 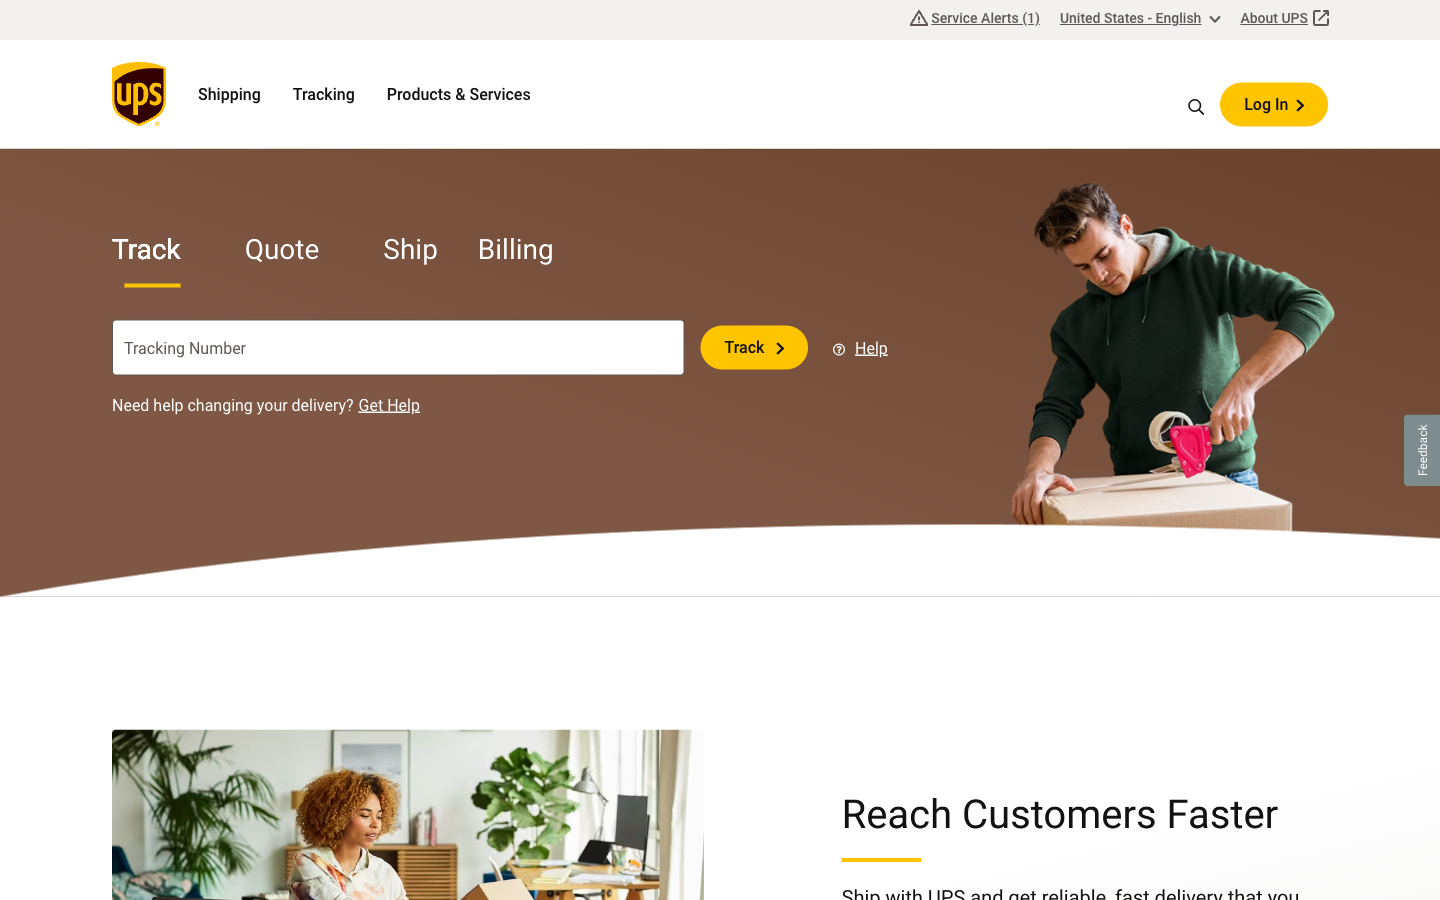 What do you see at coordinates (589, 347) in the screenshot?
I see `Delete the last character in the tracking number found in the tracking box` at bounding box center [589, 347].